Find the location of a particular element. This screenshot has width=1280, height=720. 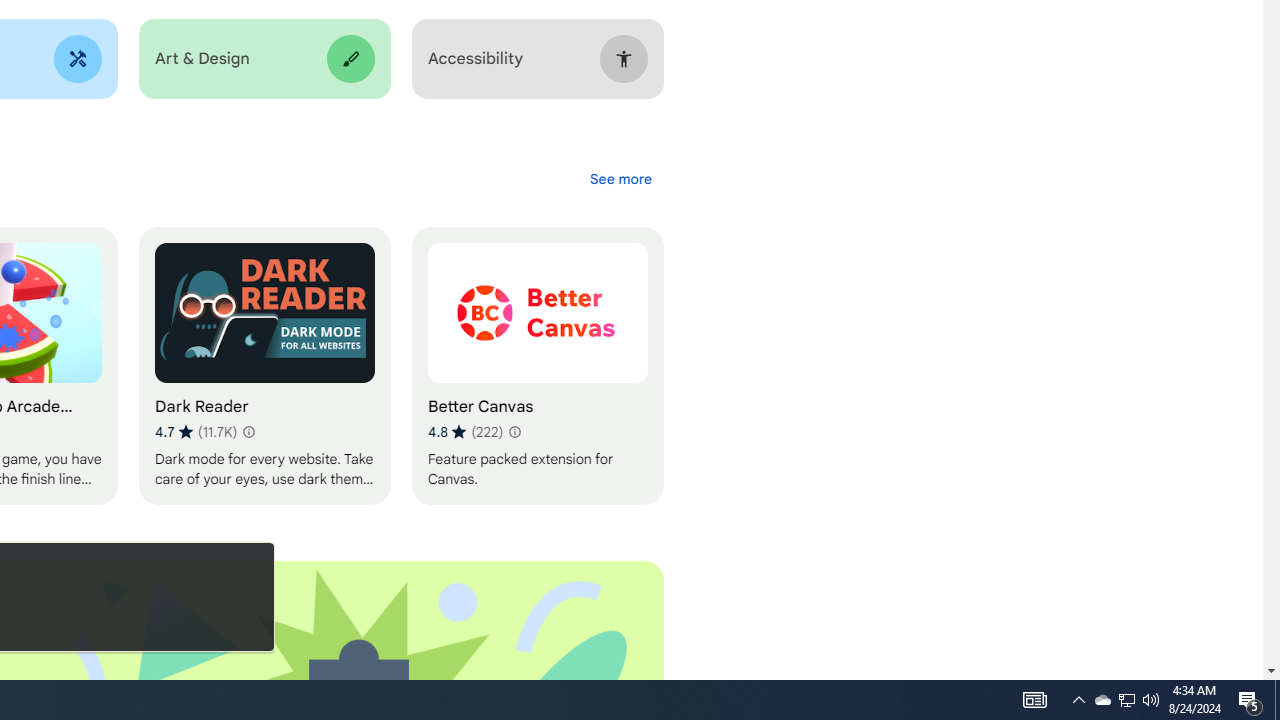

'Learn more about results and reviews "Better Canvas"' is located at coordinates (513, 431).